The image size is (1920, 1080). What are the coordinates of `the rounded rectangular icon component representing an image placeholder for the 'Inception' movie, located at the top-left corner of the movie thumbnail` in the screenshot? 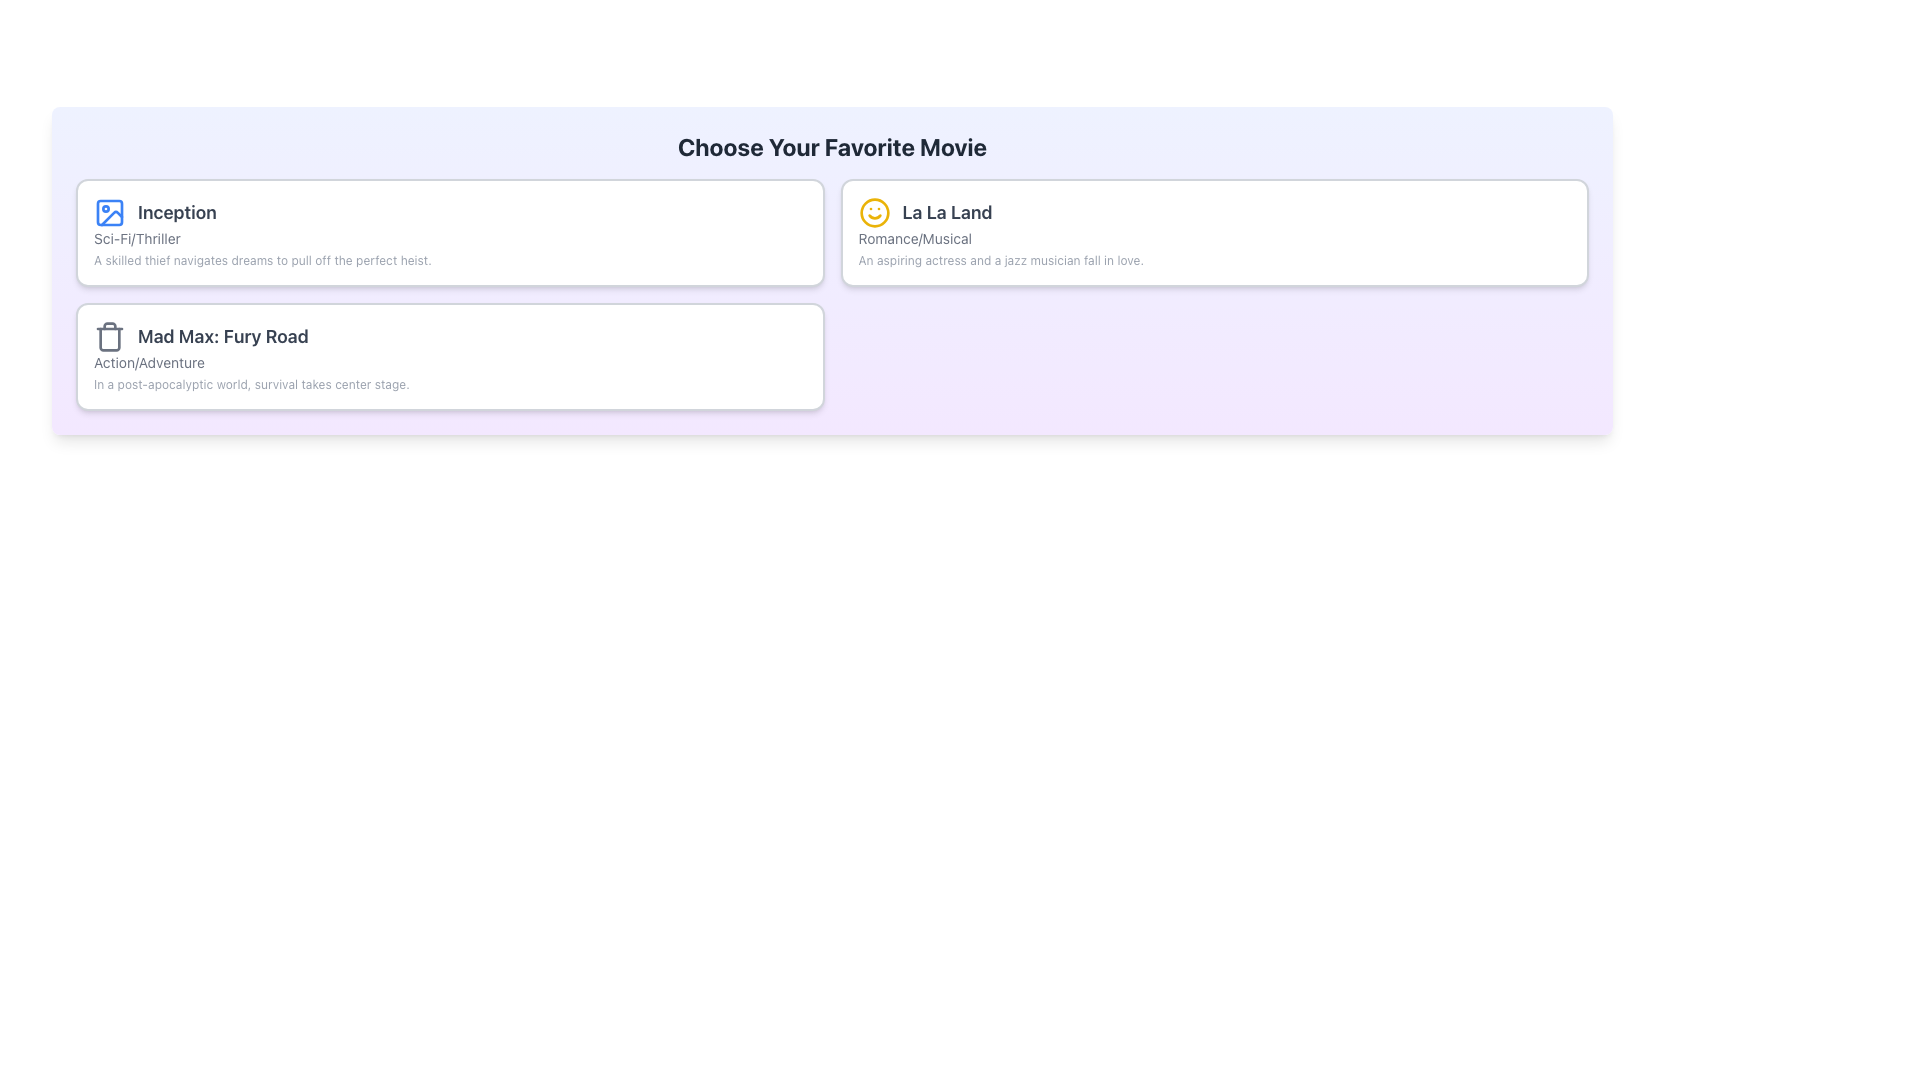 It's located at (109, 212).